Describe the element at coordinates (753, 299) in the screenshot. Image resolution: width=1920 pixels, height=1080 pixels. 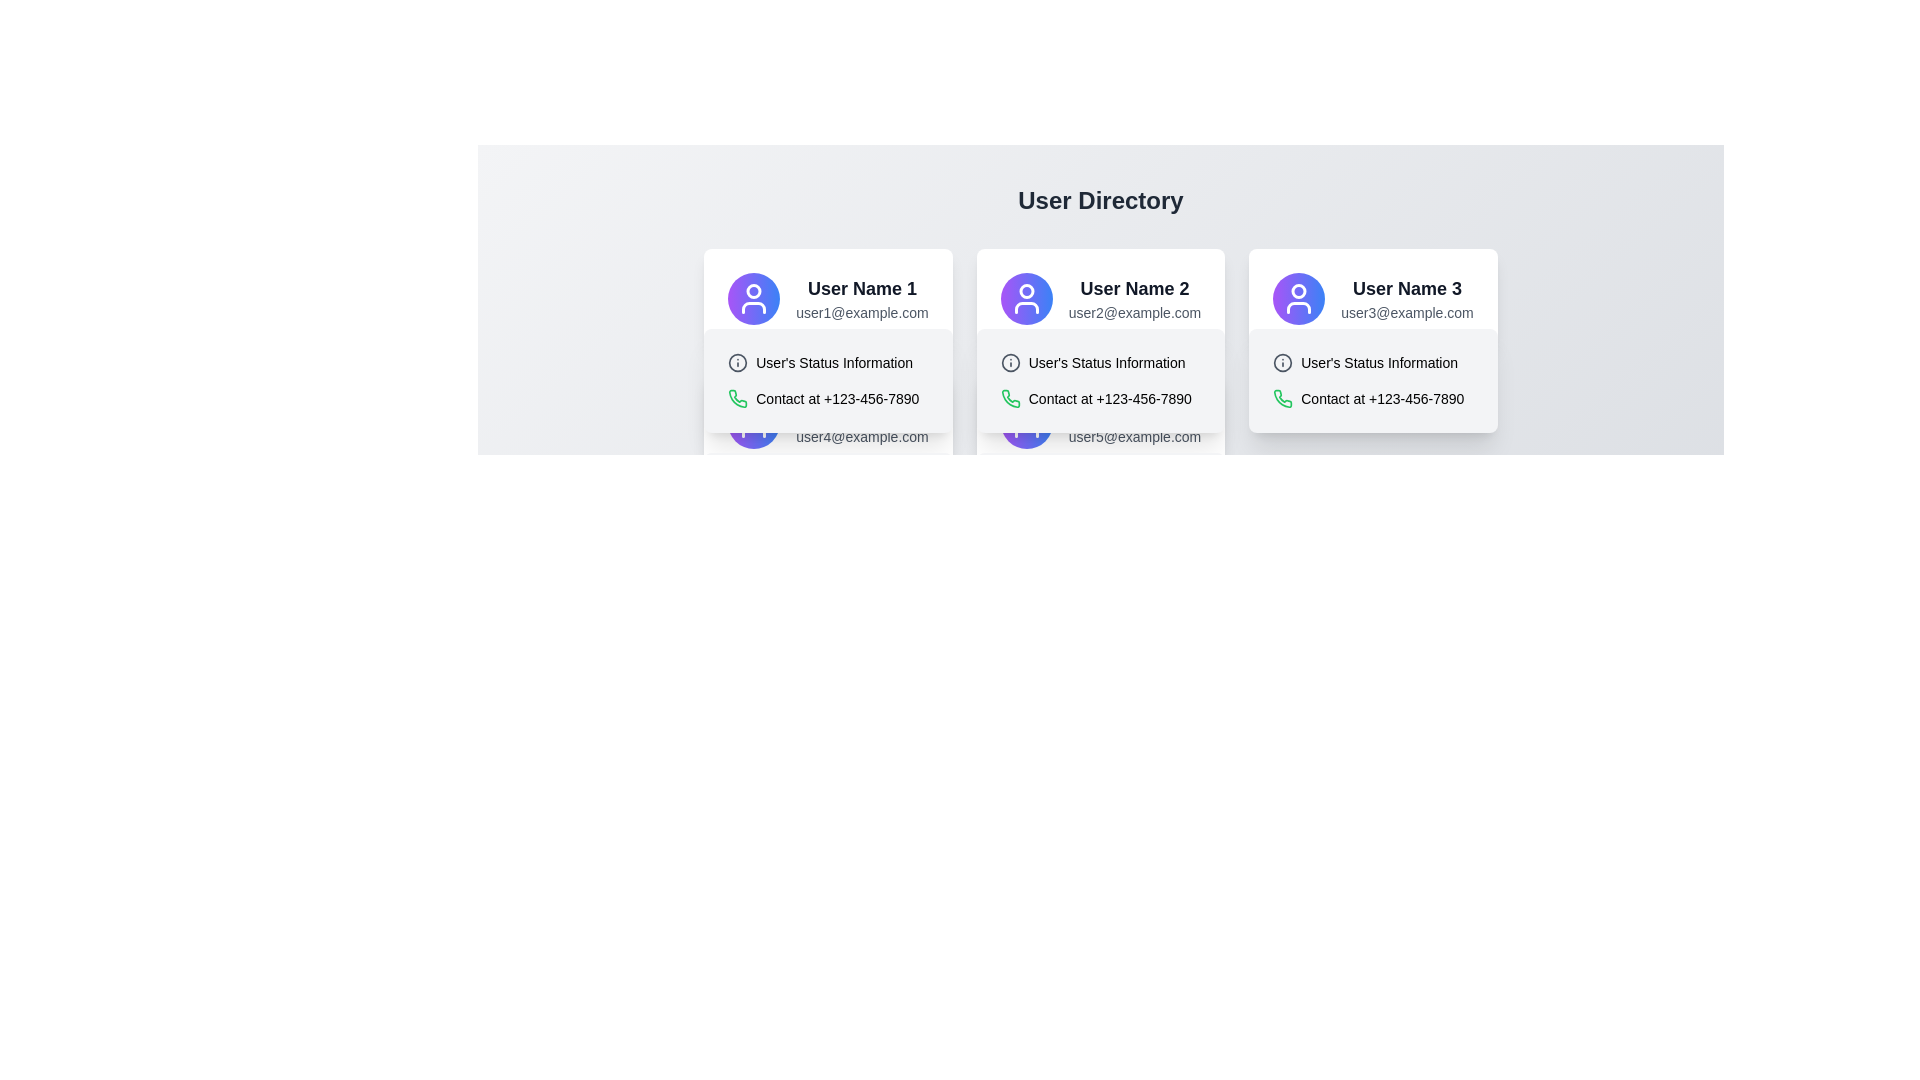
I see `the profile icon located in the top-left part of the first user card, above the text 'User Name 1' and 'user1@example.com'` at that location.